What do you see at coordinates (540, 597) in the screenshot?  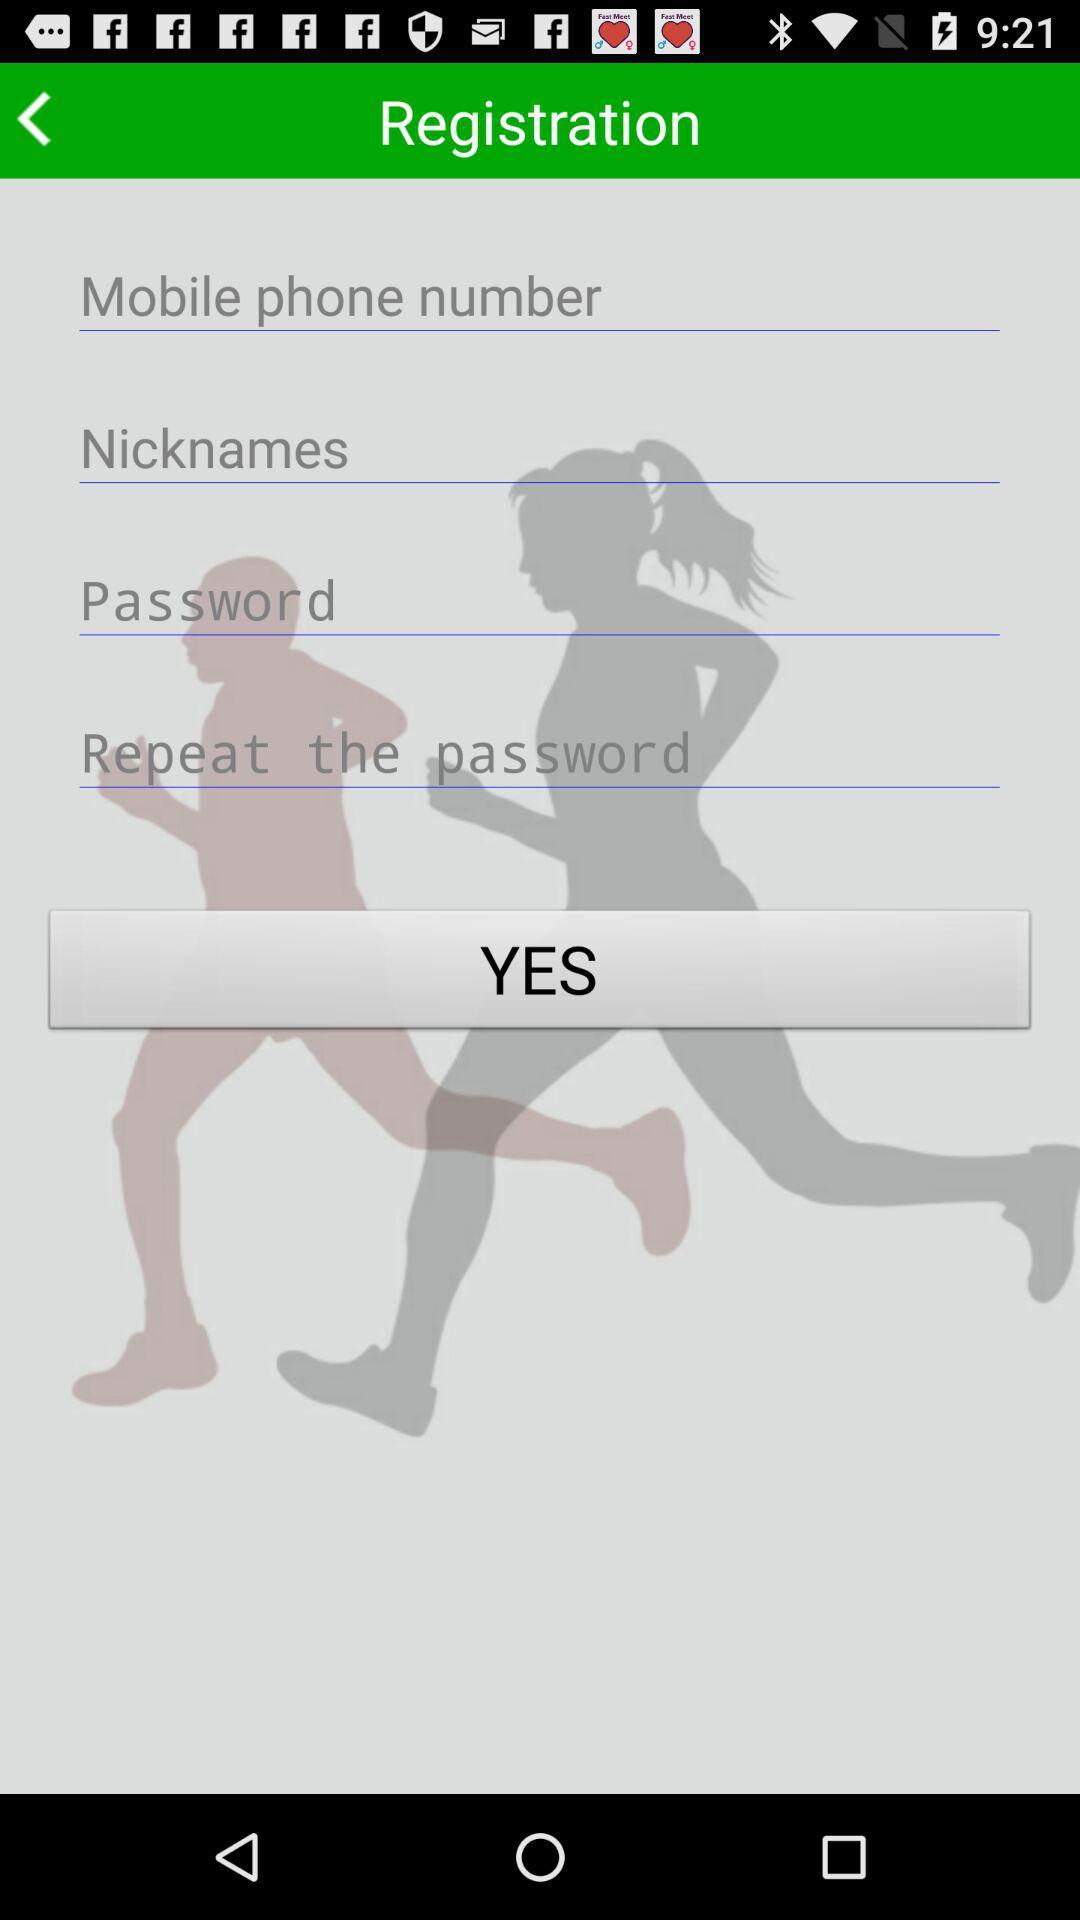 I see `the password` at bounding box center [540, 597].